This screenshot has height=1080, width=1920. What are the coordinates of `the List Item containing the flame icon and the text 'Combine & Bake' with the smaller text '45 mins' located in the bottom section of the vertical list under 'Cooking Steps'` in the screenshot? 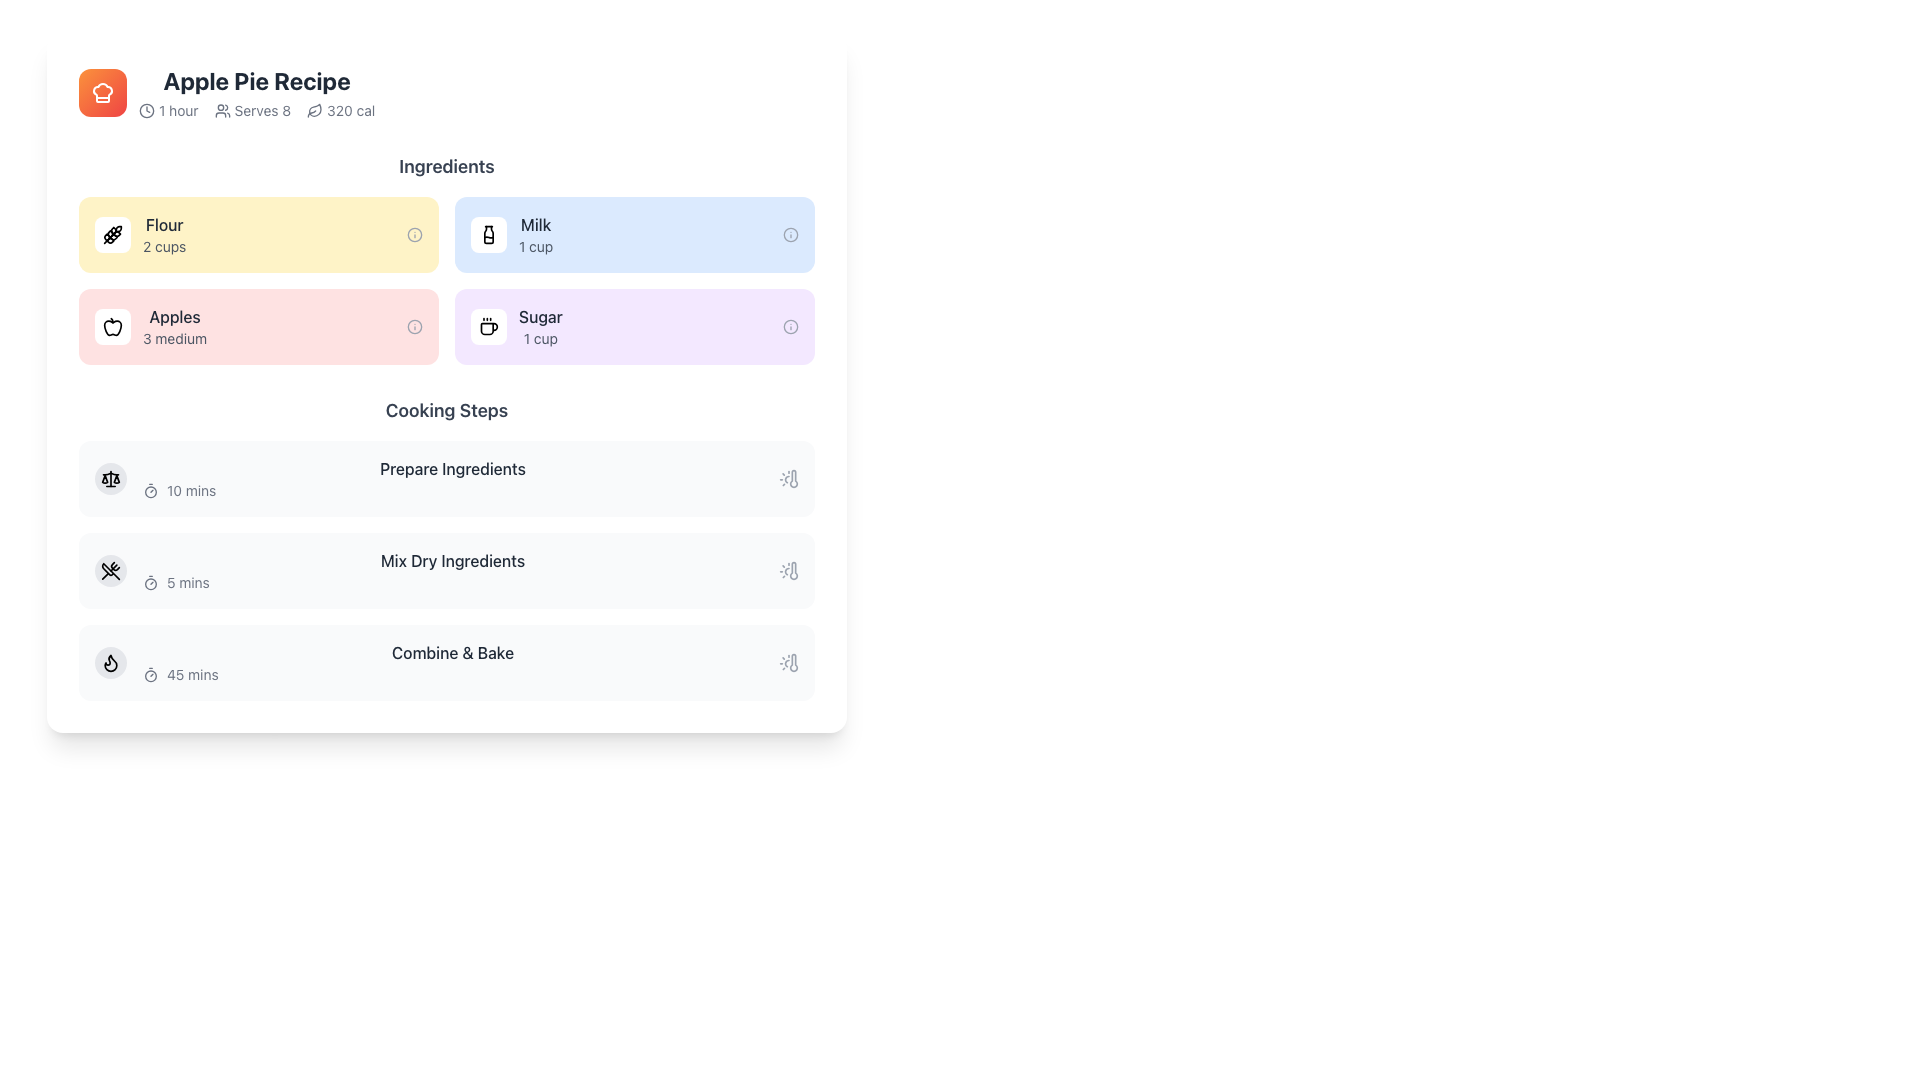 It's located at (445, 663).